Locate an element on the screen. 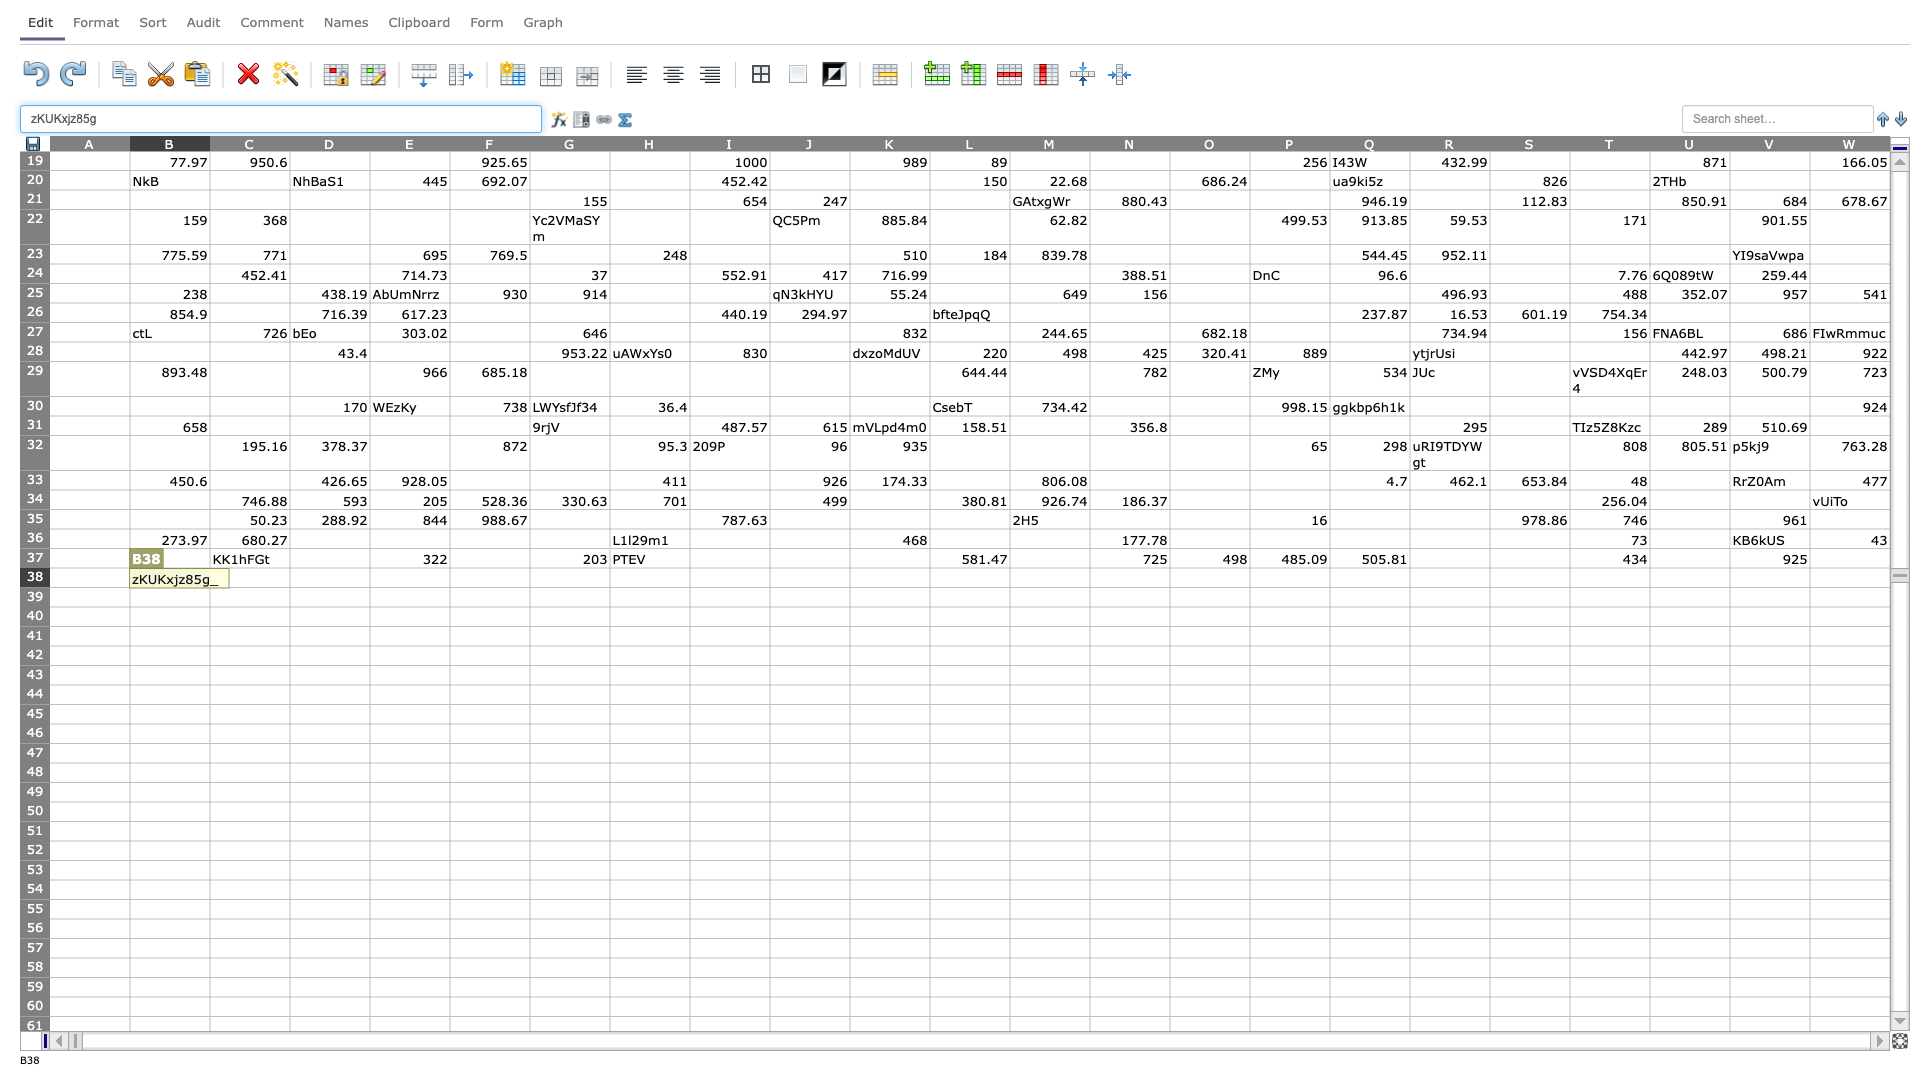 This screenshot has width=1920, height=1080. cell at column C row 56 is located at coordinates (248, 928).